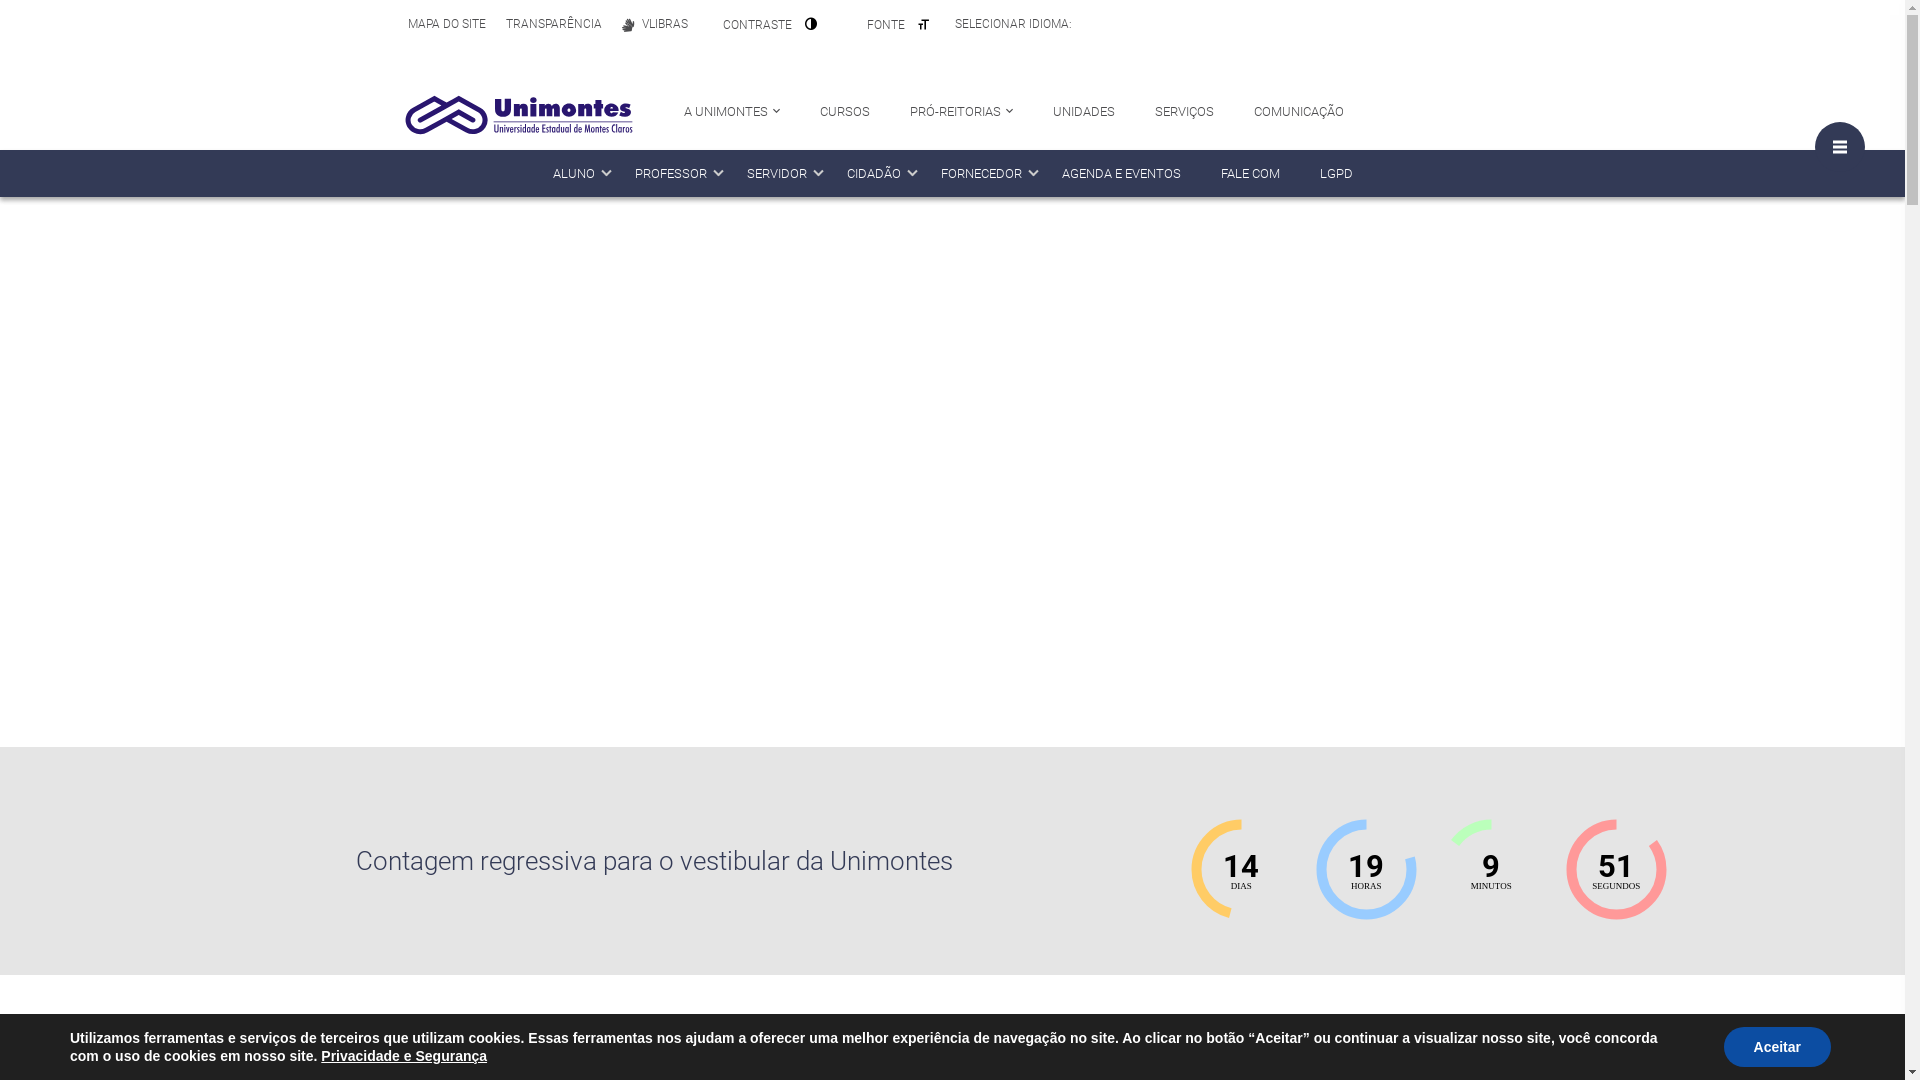  Describe the element at coordinates (724, 172) in the screenshot. I see `'SERVIDOR'` at that location.